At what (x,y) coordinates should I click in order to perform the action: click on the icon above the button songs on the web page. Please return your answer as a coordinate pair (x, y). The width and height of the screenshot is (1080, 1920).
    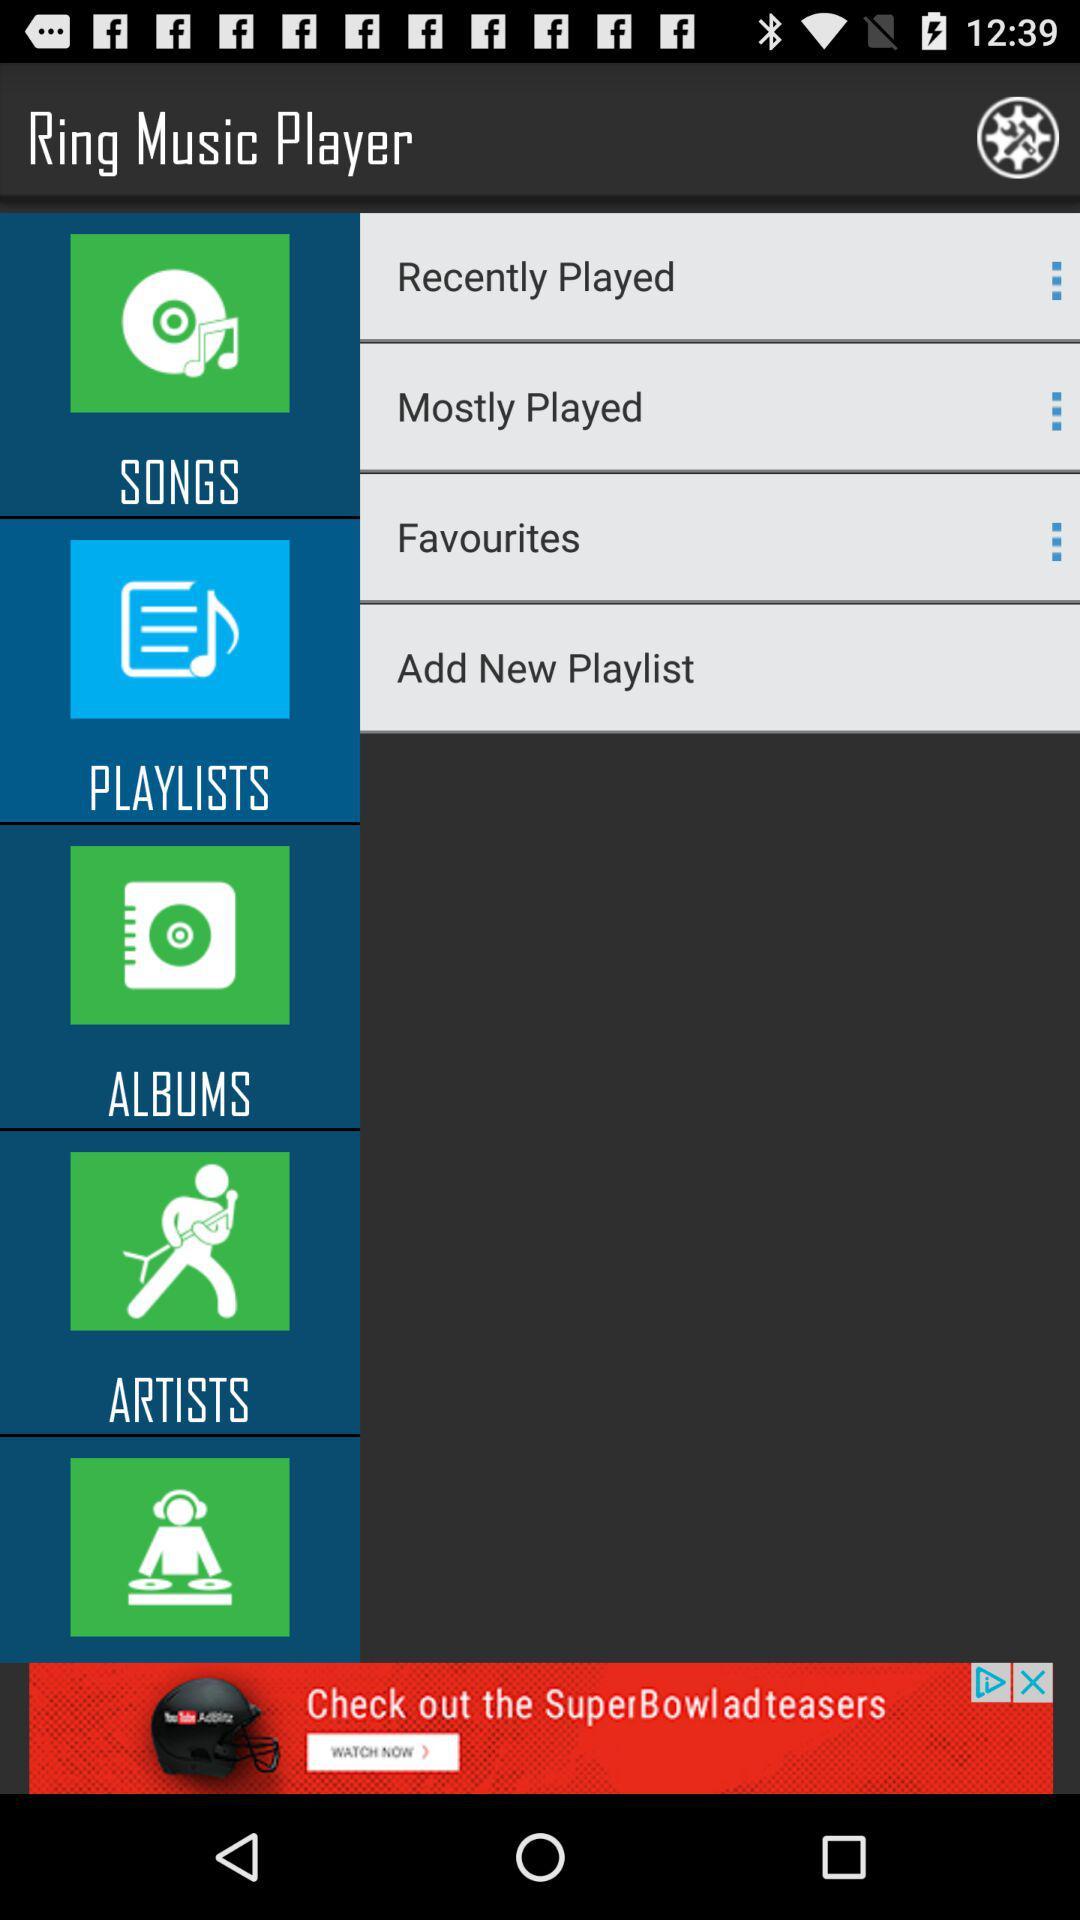
    Looking at the image, I should click on (180, 323).